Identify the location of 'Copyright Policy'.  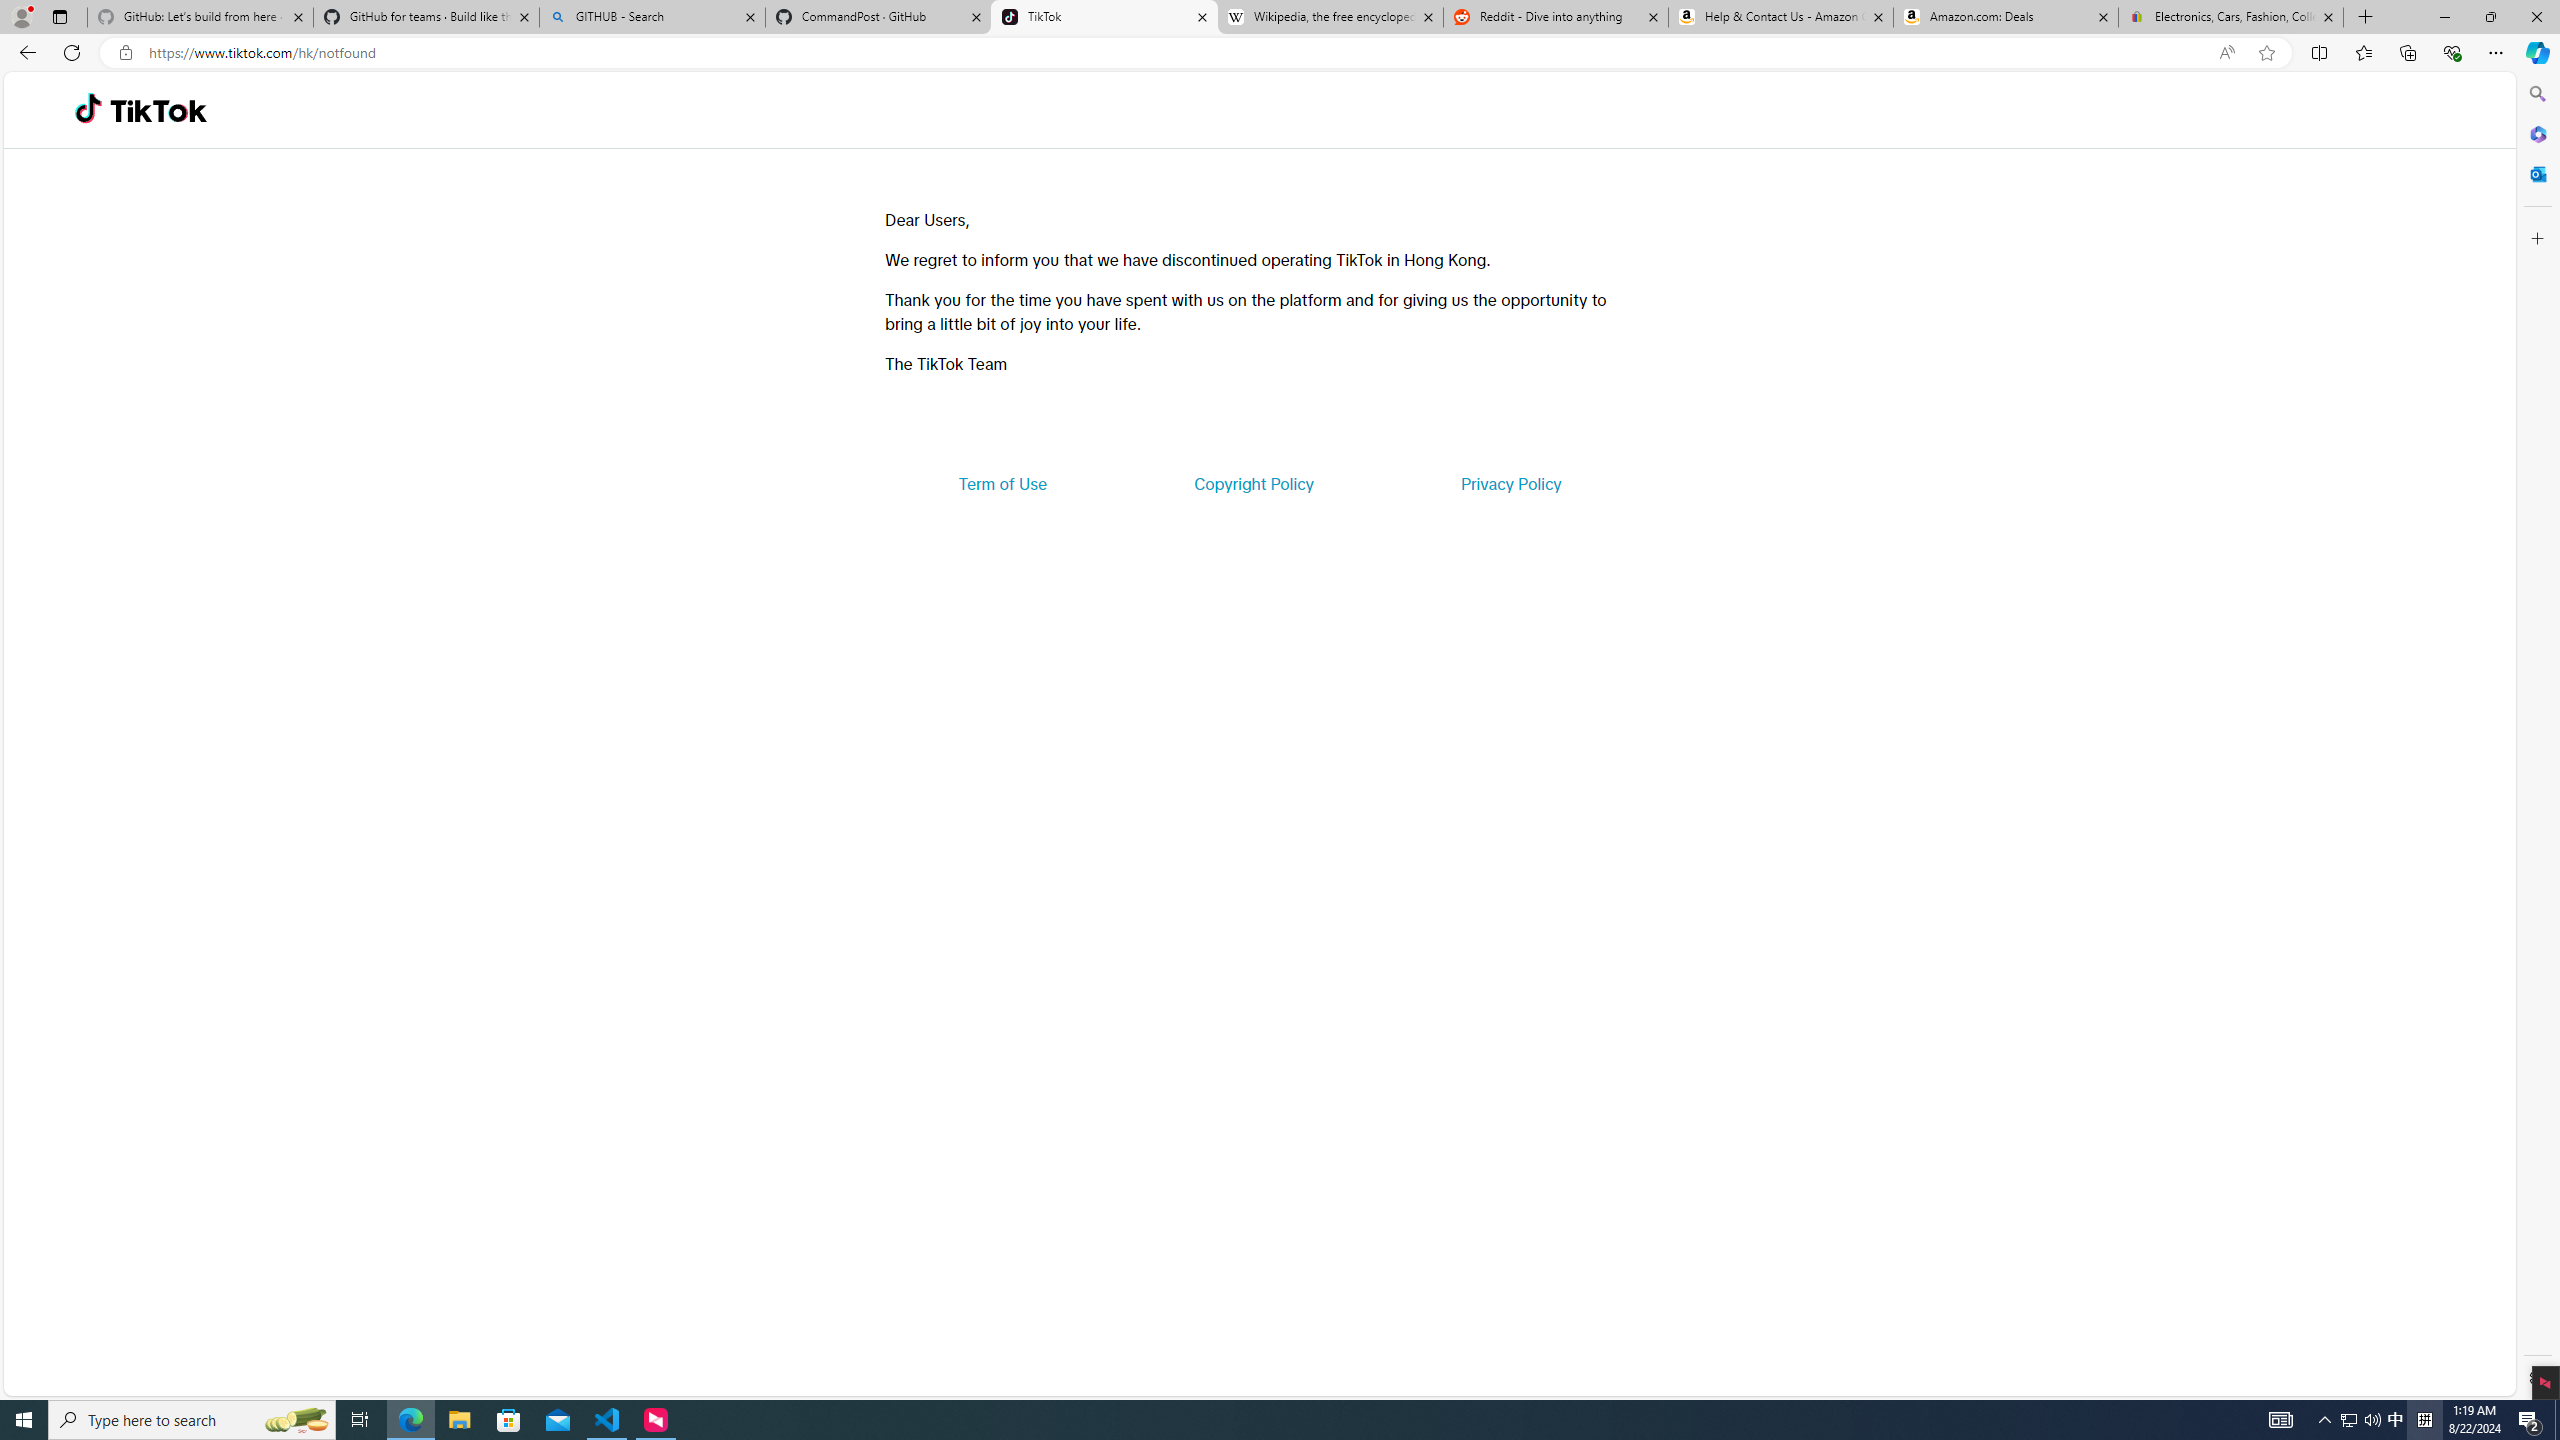
(1252, 482).